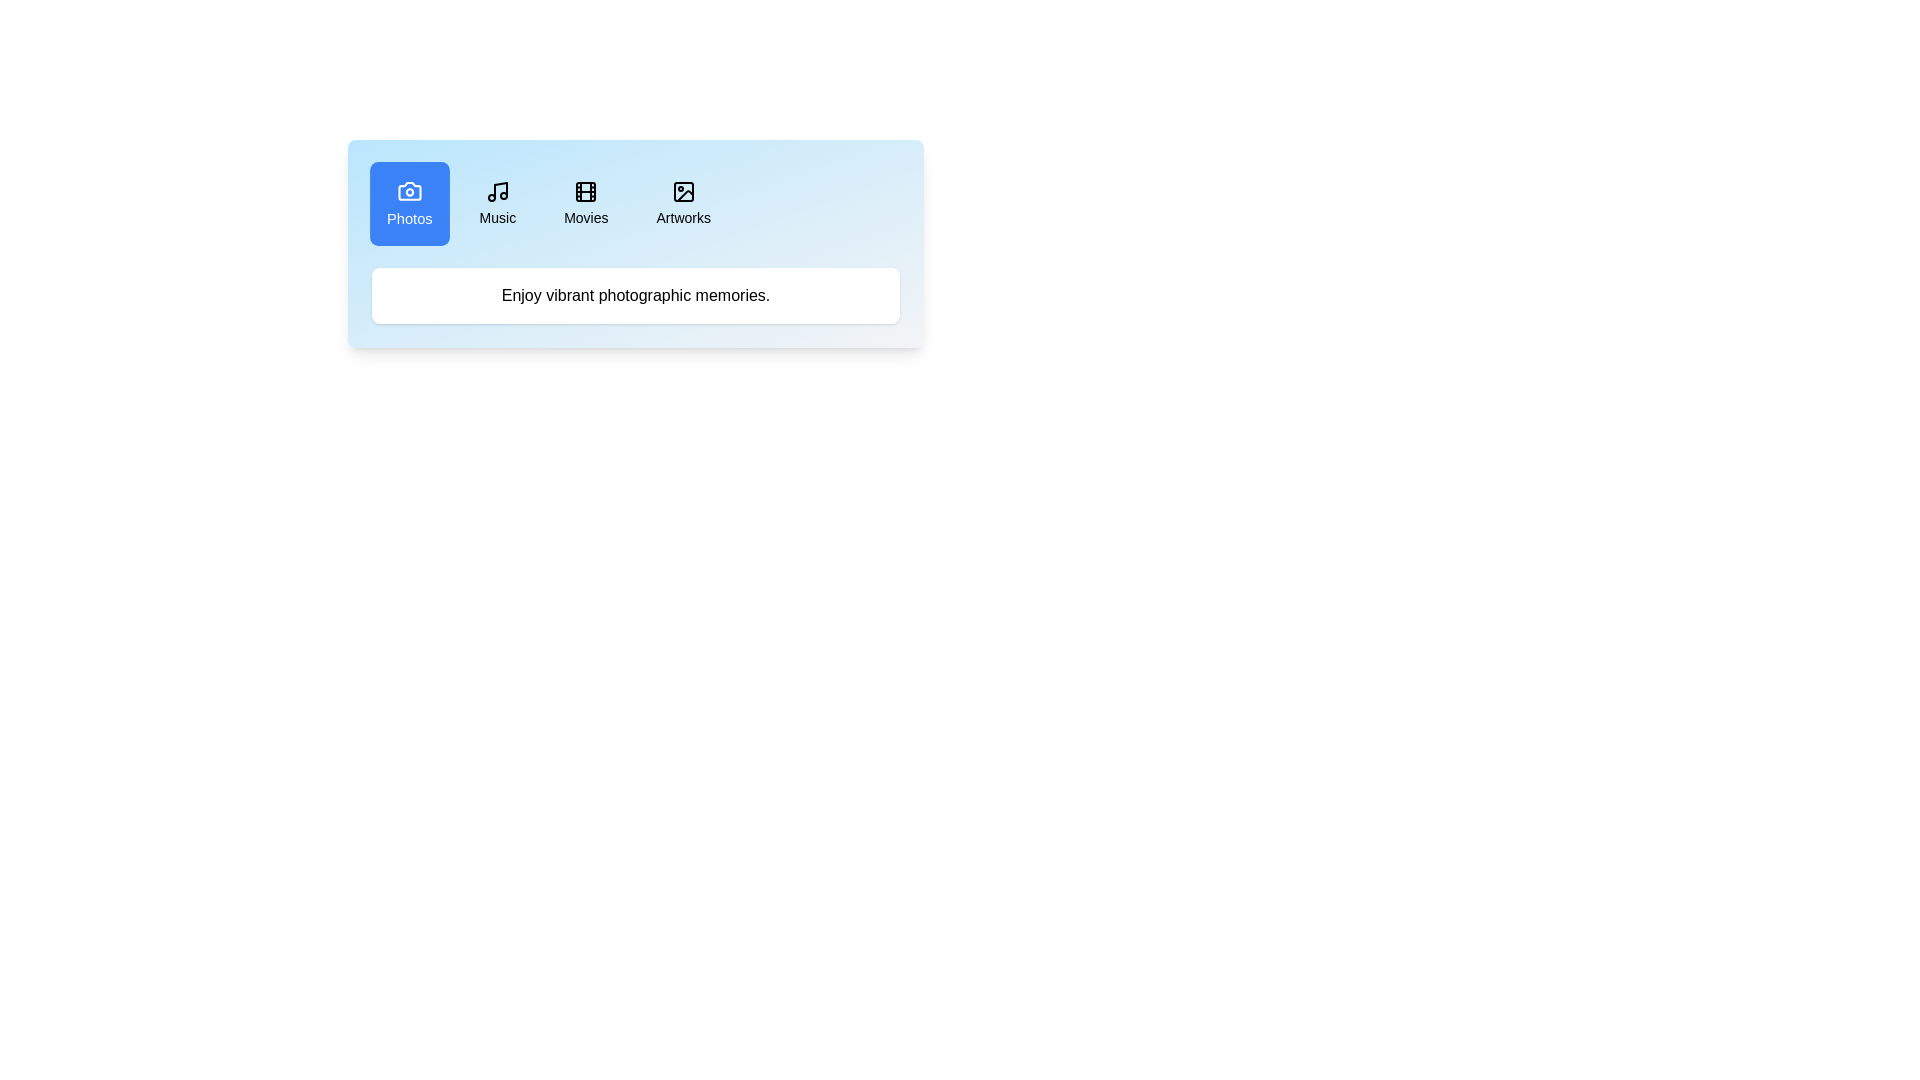 The width and height of the screenshot is (1920, 1080). I want to click on the icon of the Movies tab, so click(585, 192).